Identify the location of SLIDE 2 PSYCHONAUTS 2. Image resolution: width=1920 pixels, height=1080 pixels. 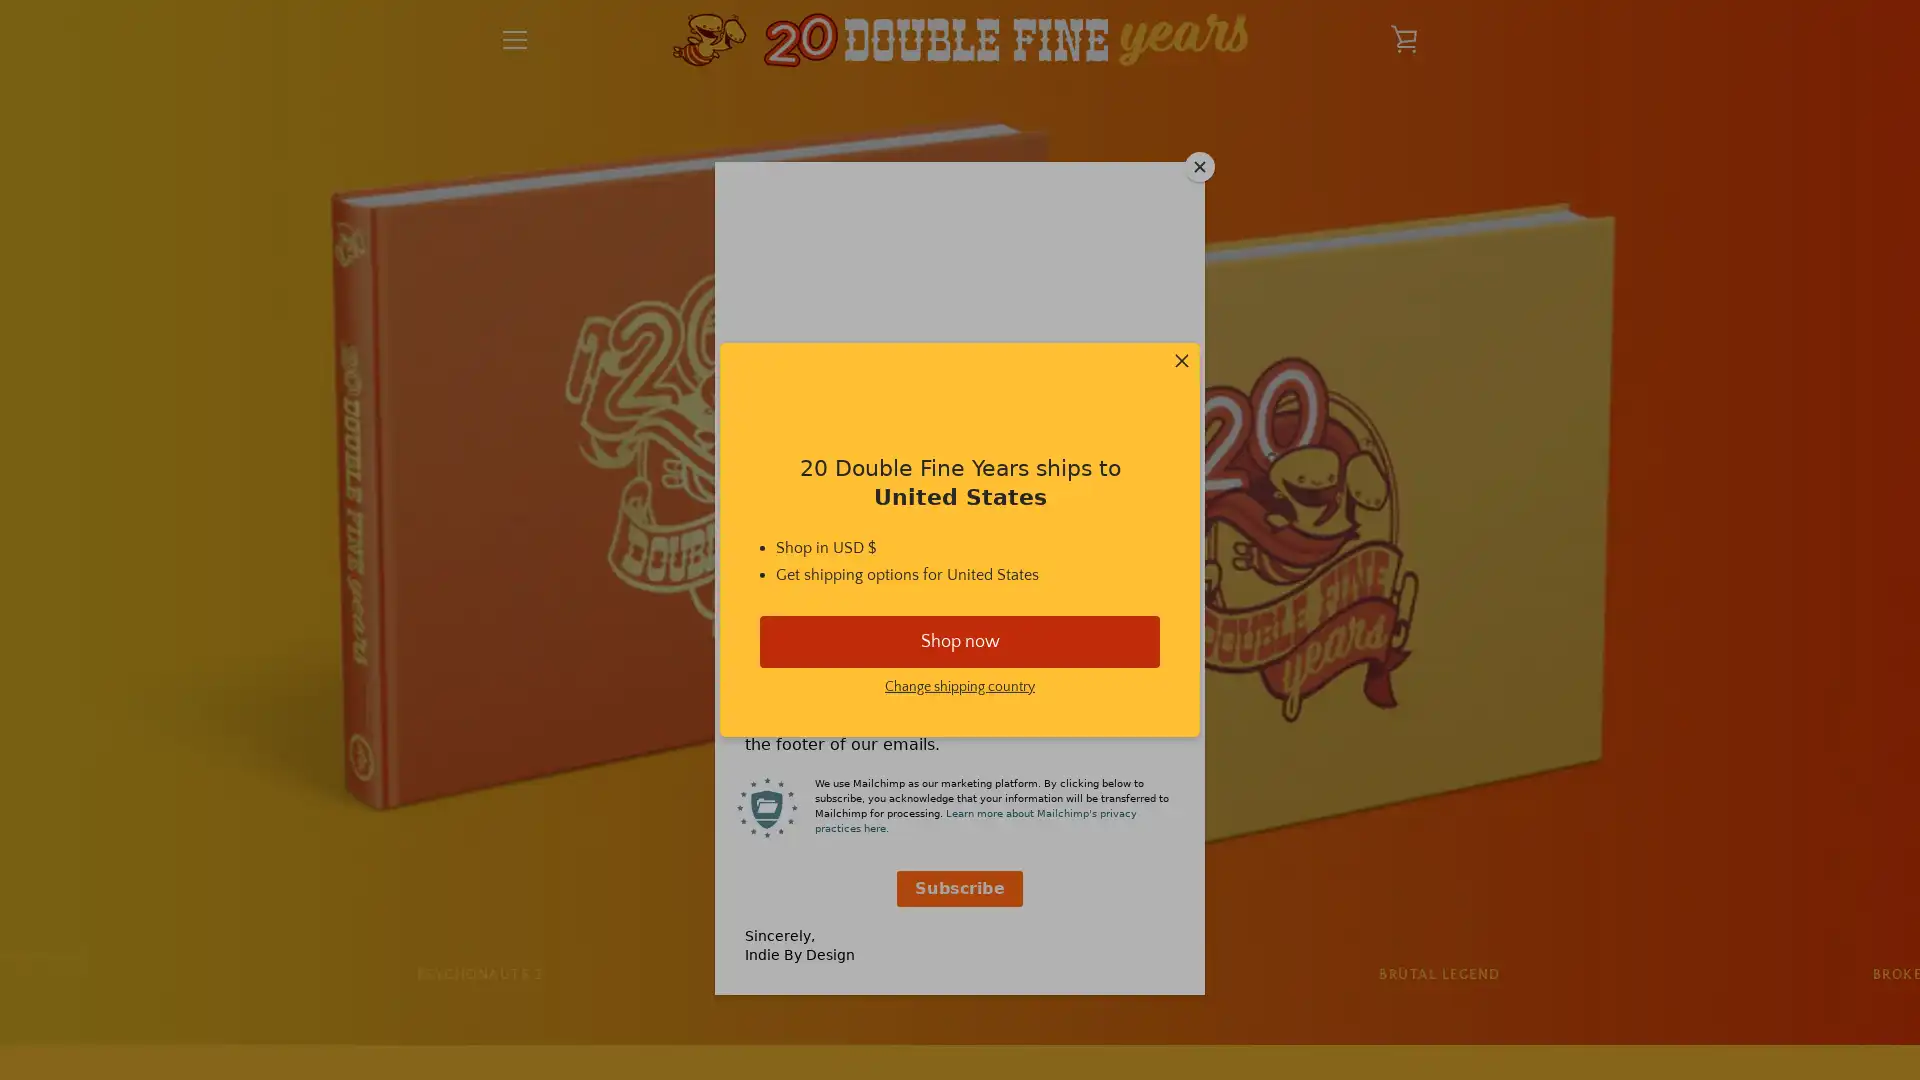
(478, 974).